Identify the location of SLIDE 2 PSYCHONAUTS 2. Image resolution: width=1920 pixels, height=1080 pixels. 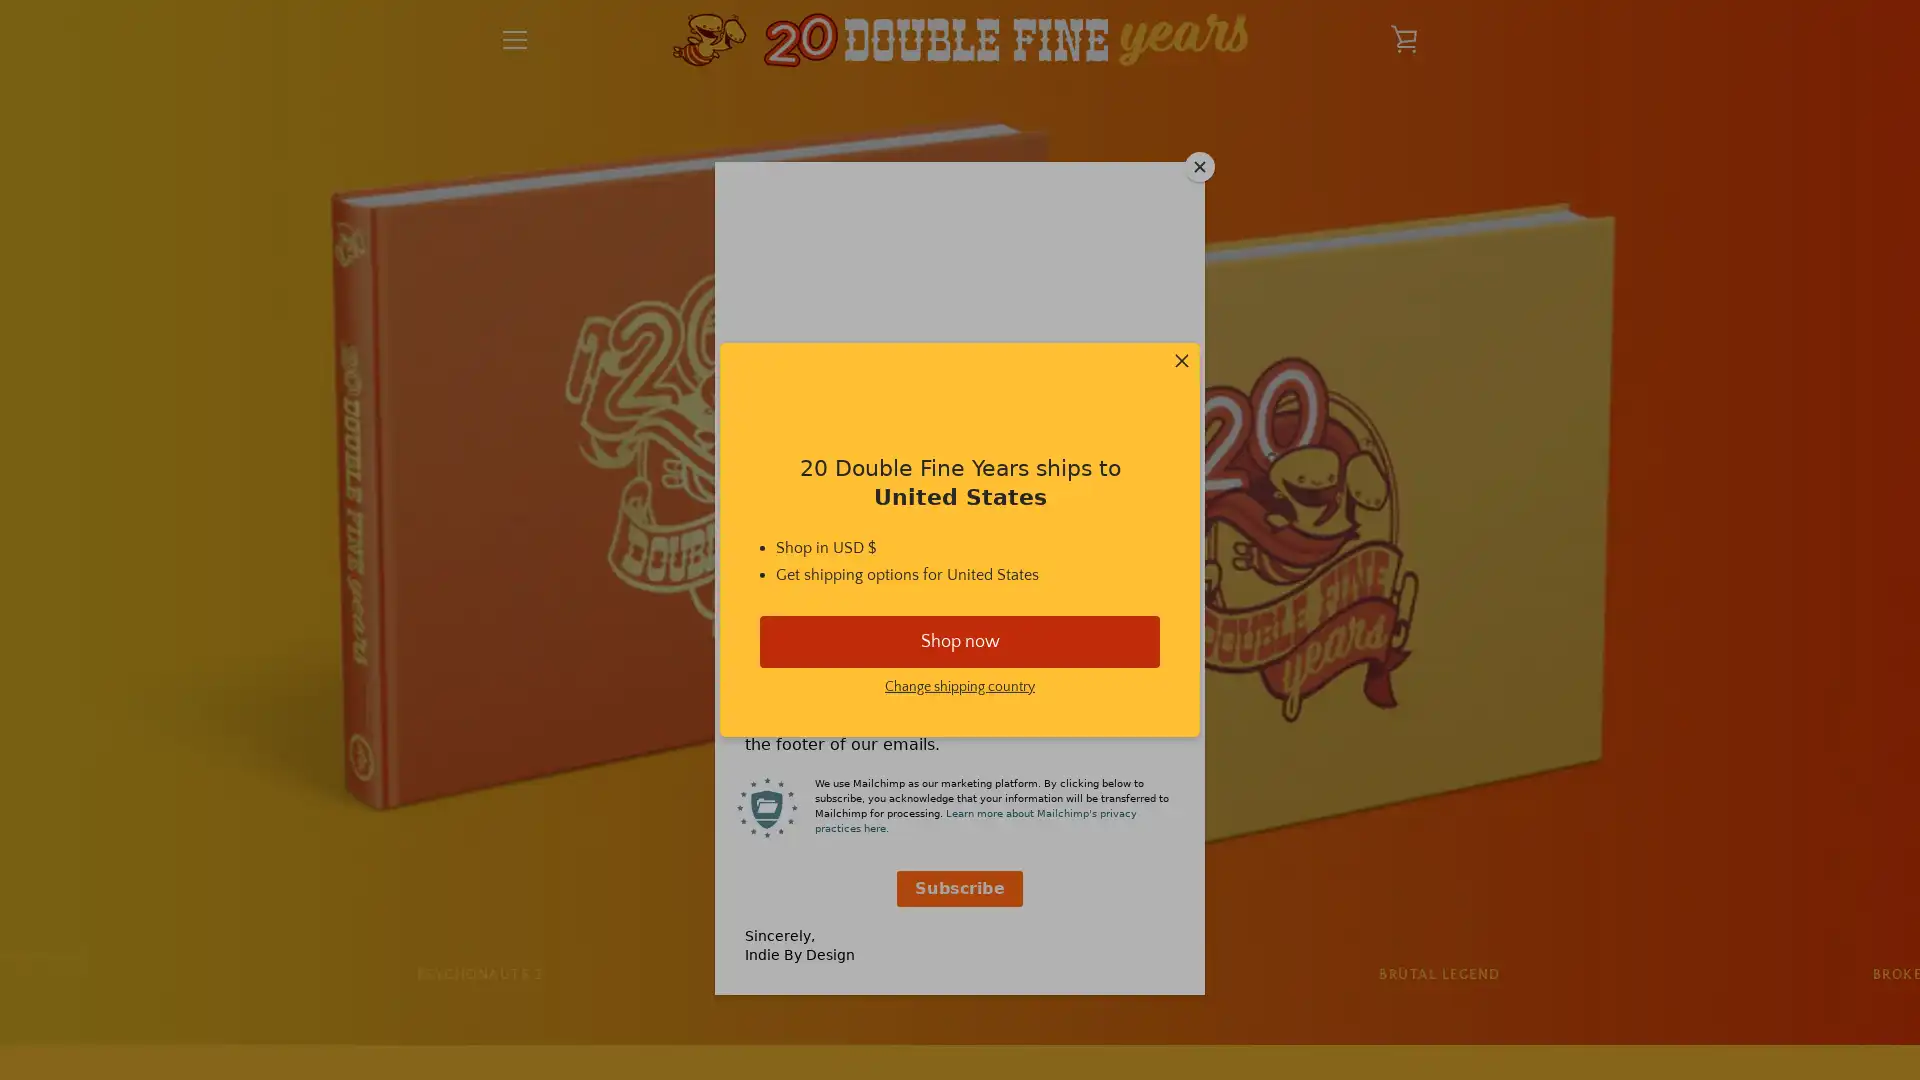
(478, 974).